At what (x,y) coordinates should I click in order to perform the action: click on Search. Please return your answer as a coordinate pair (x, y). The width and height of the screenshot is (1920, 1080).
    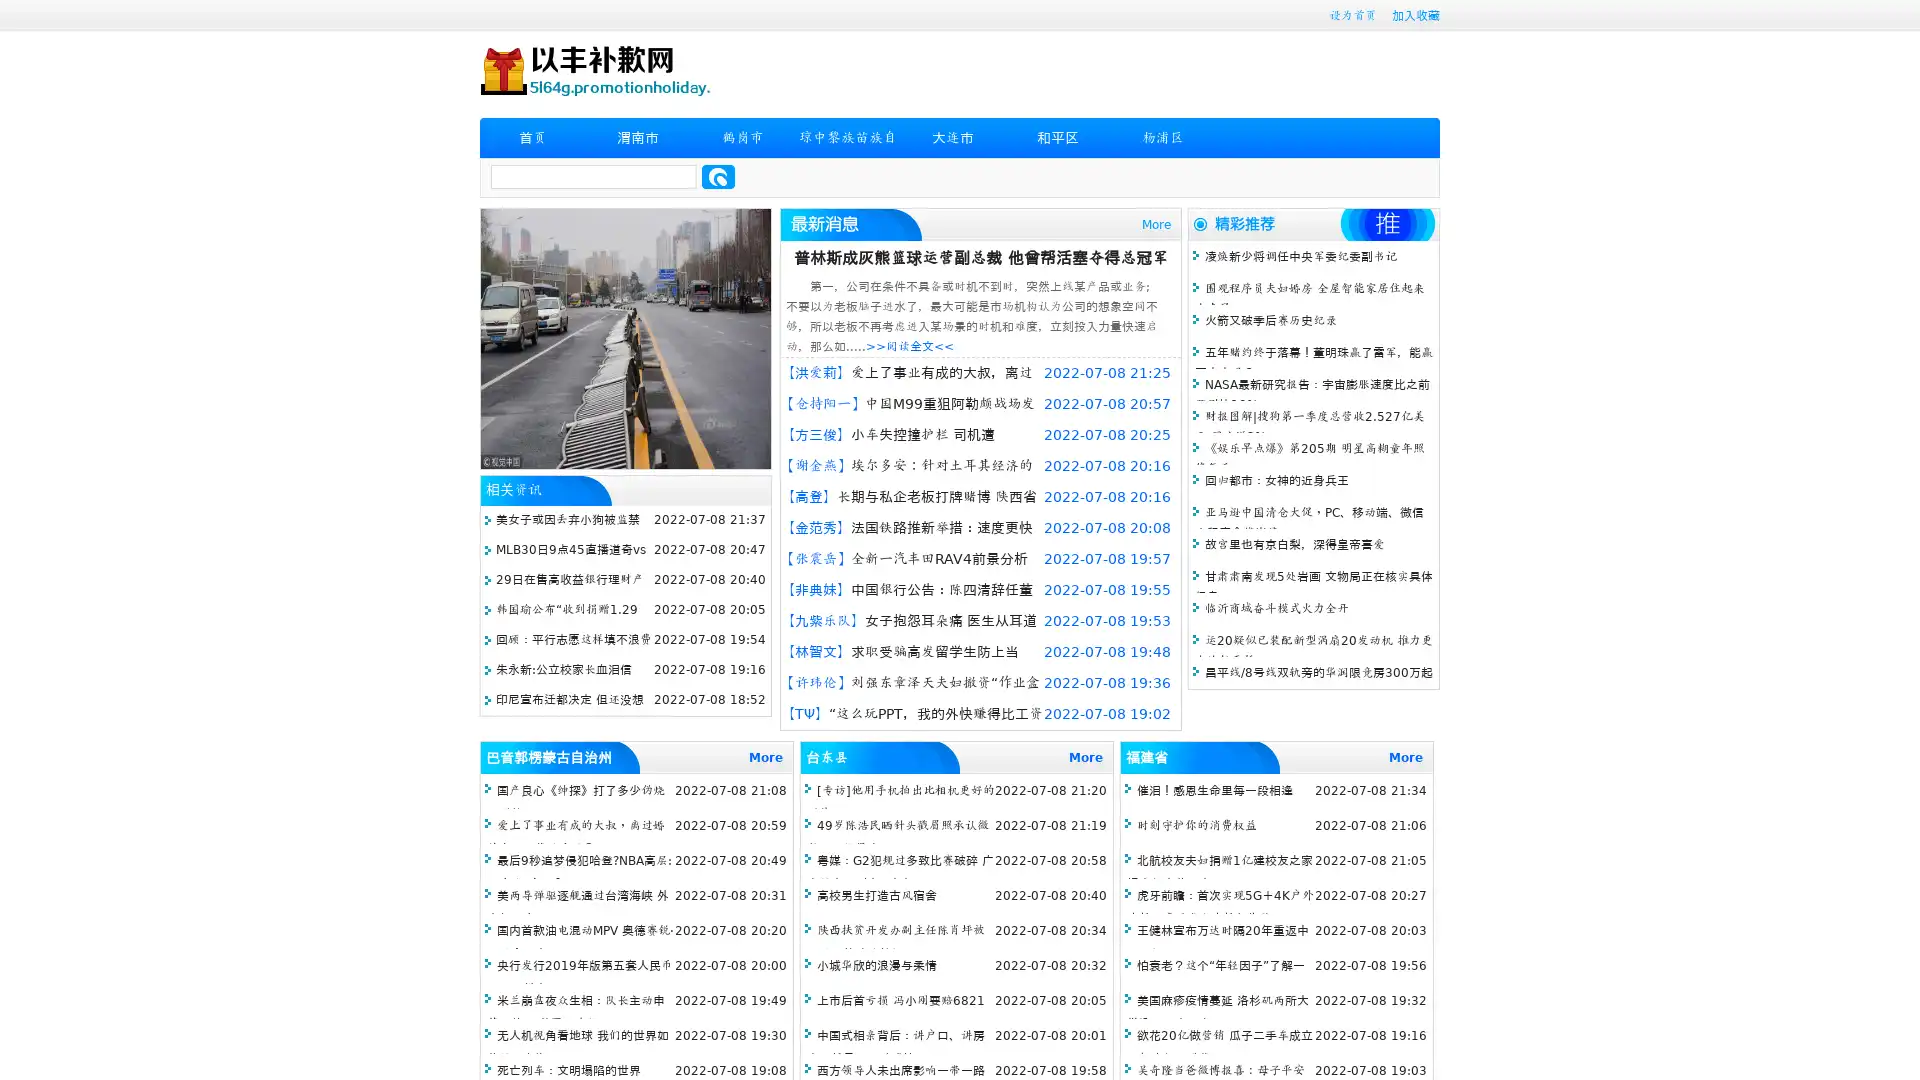
    Looking at the image, I should click on (718, 176).